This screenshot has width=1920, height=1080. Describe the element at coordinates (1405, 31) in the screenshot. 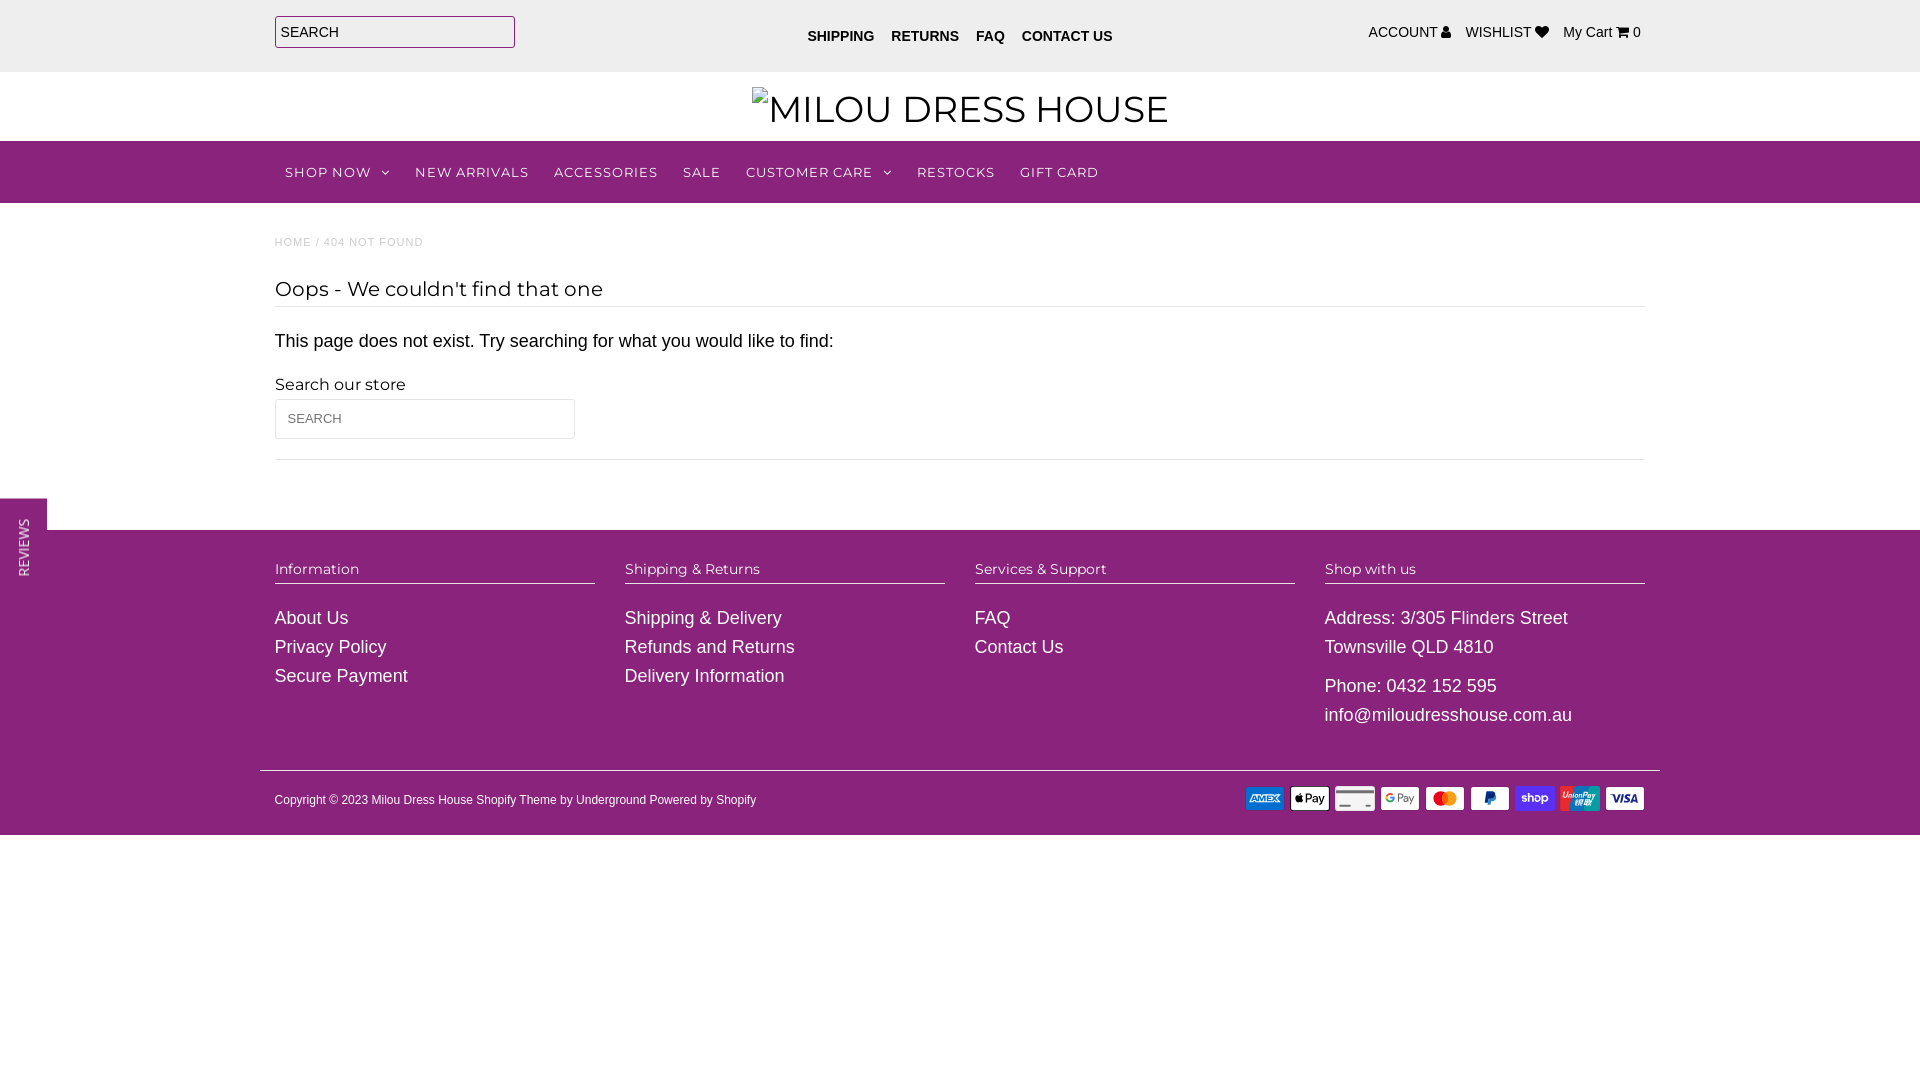

I see `'ACCOUNT'` at that location.